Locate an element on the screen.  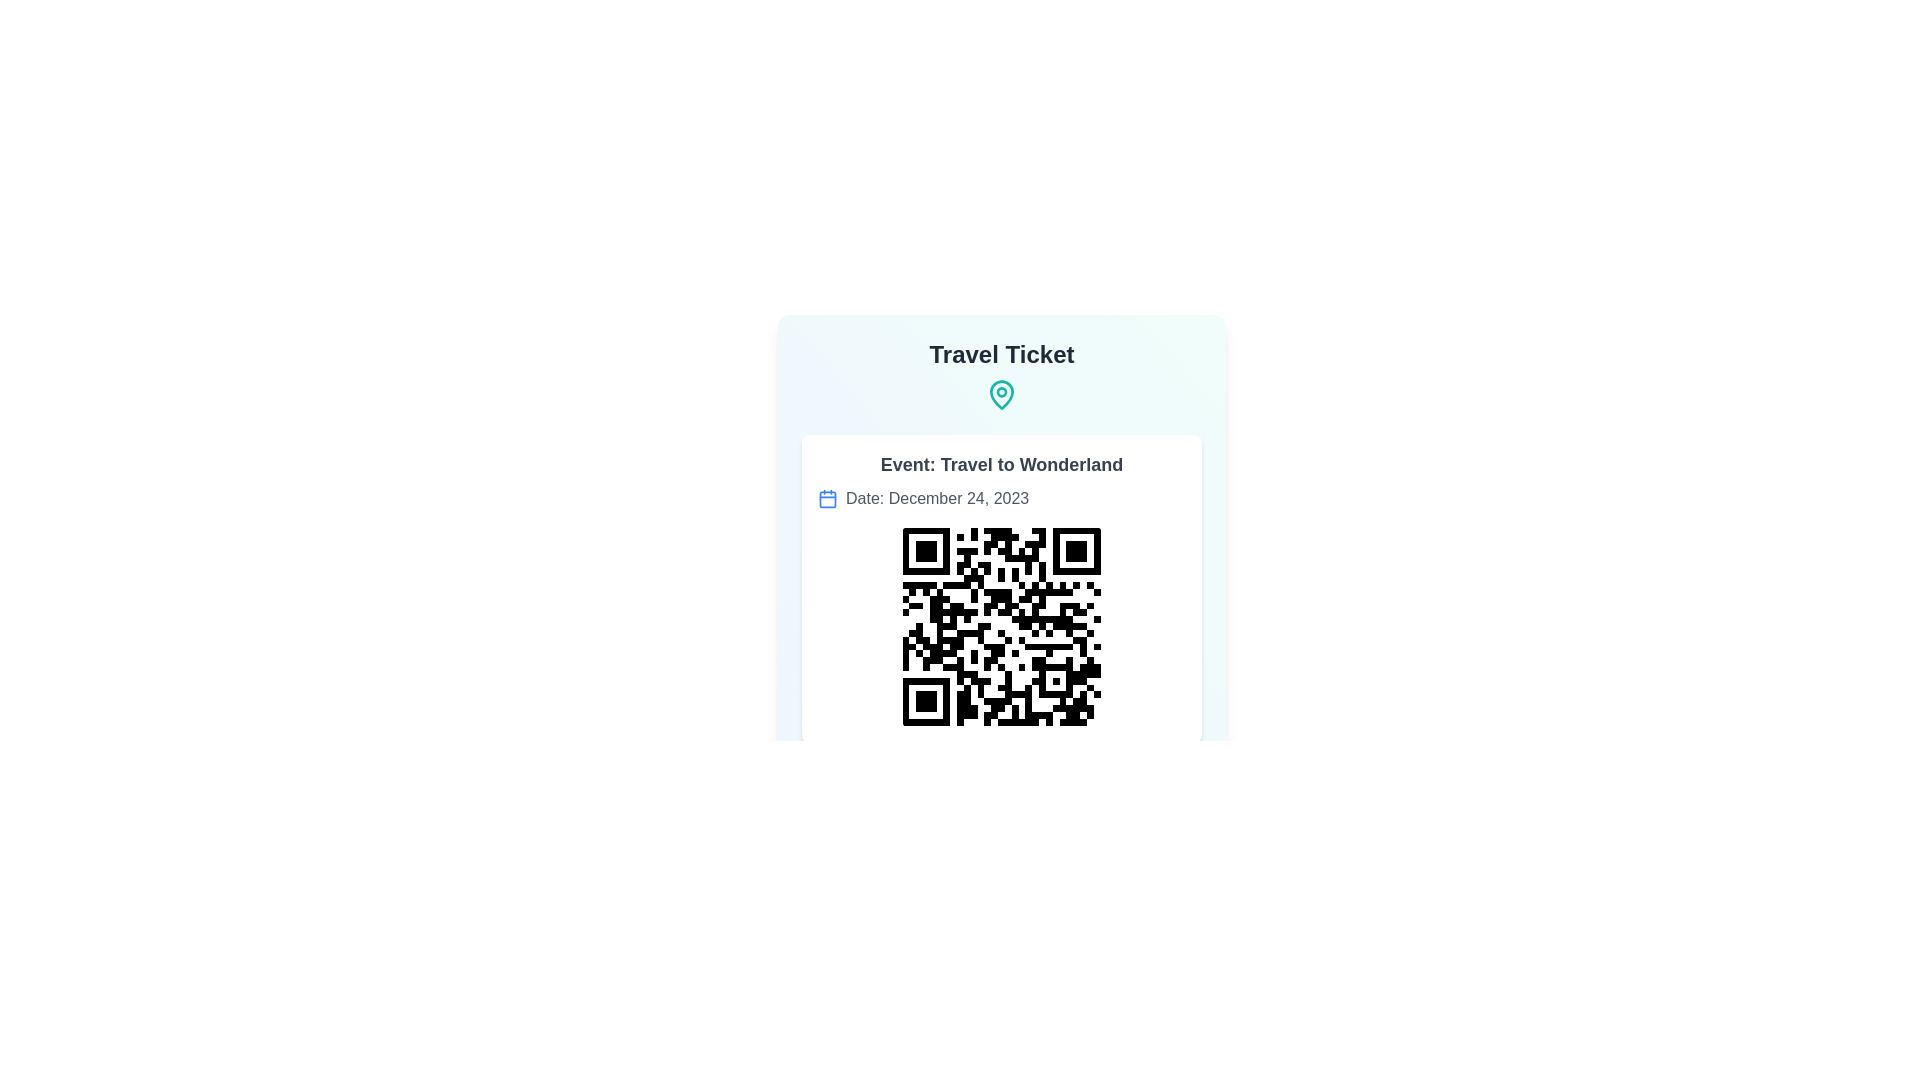
the scannable QR code located centrally in the travel ticket card interface to scan the ticket details is located at coordinates (1002, 626).